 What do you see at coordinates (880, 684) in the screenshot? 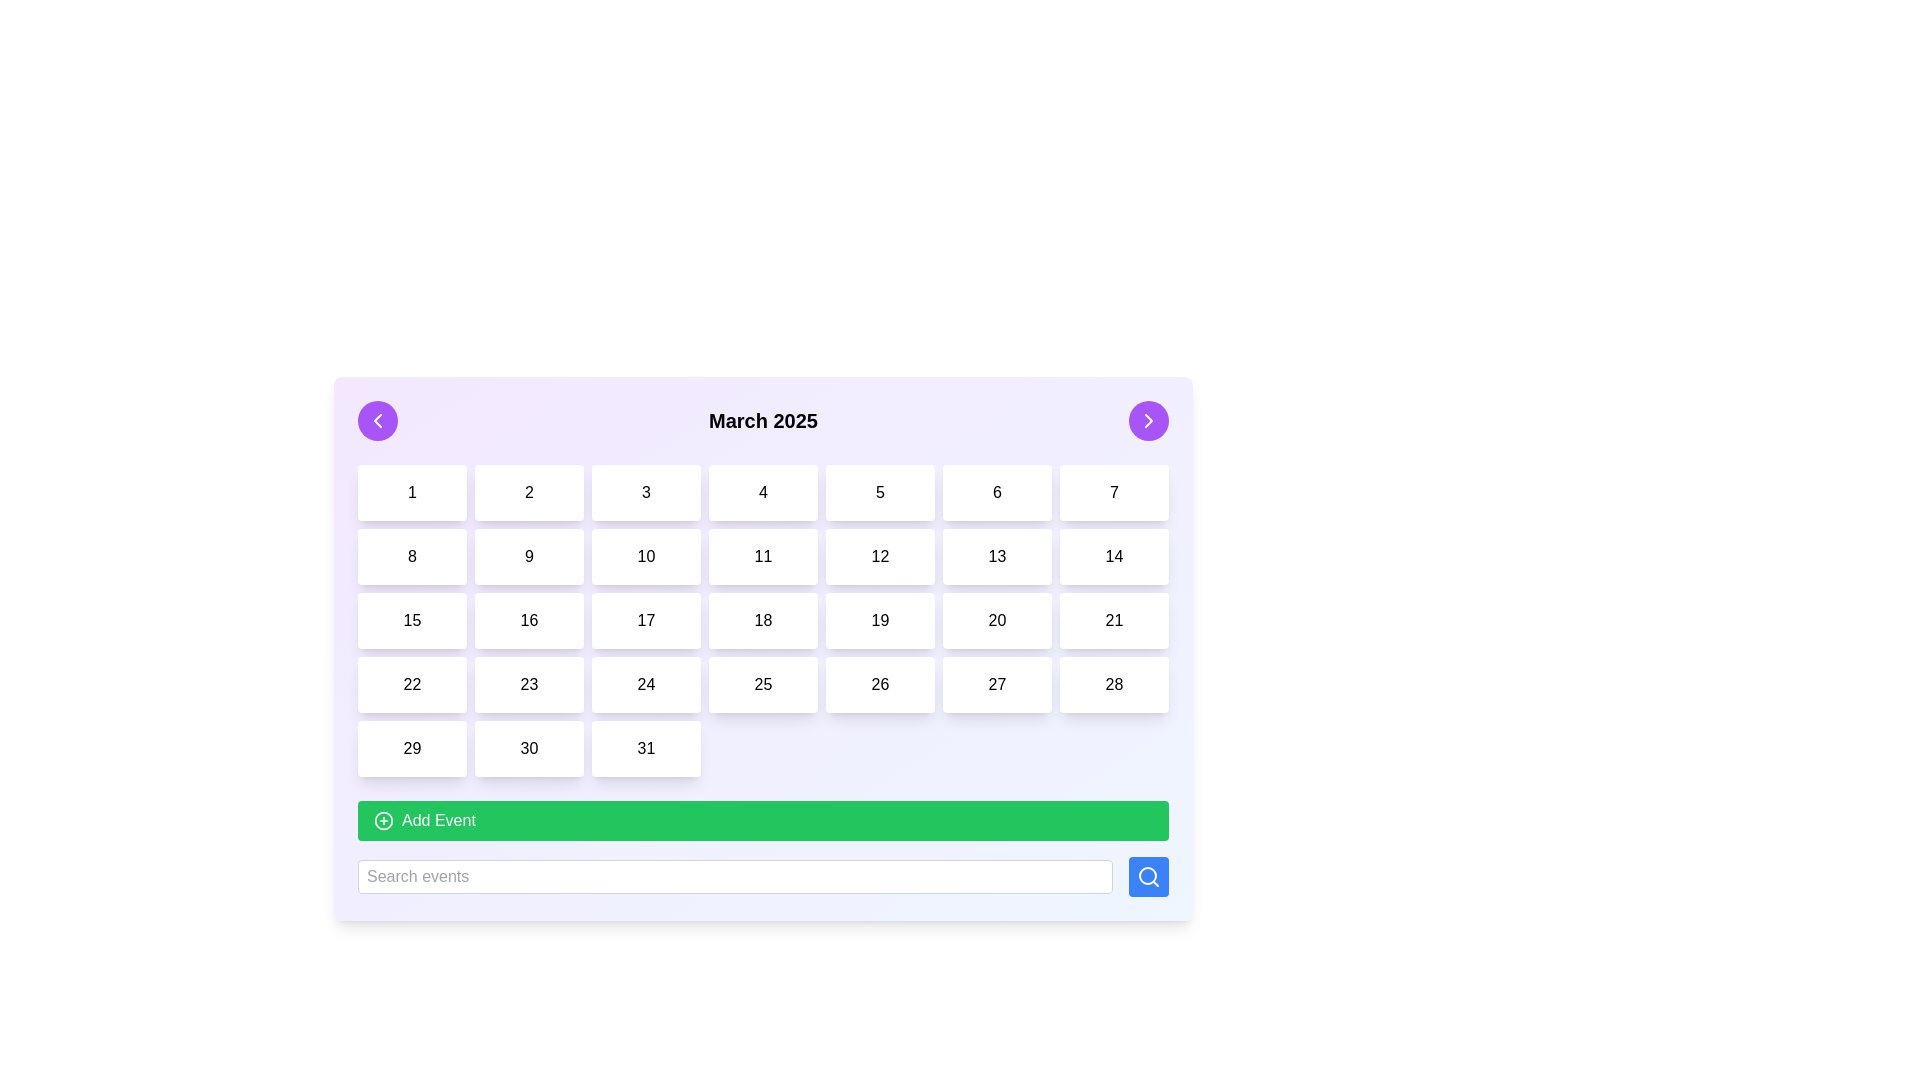
I see `the static informational text element representing the date '26' in the calendar view, which is positioned in the fourth row and fifth column of the grid layout` at bounding box center [880, 684].